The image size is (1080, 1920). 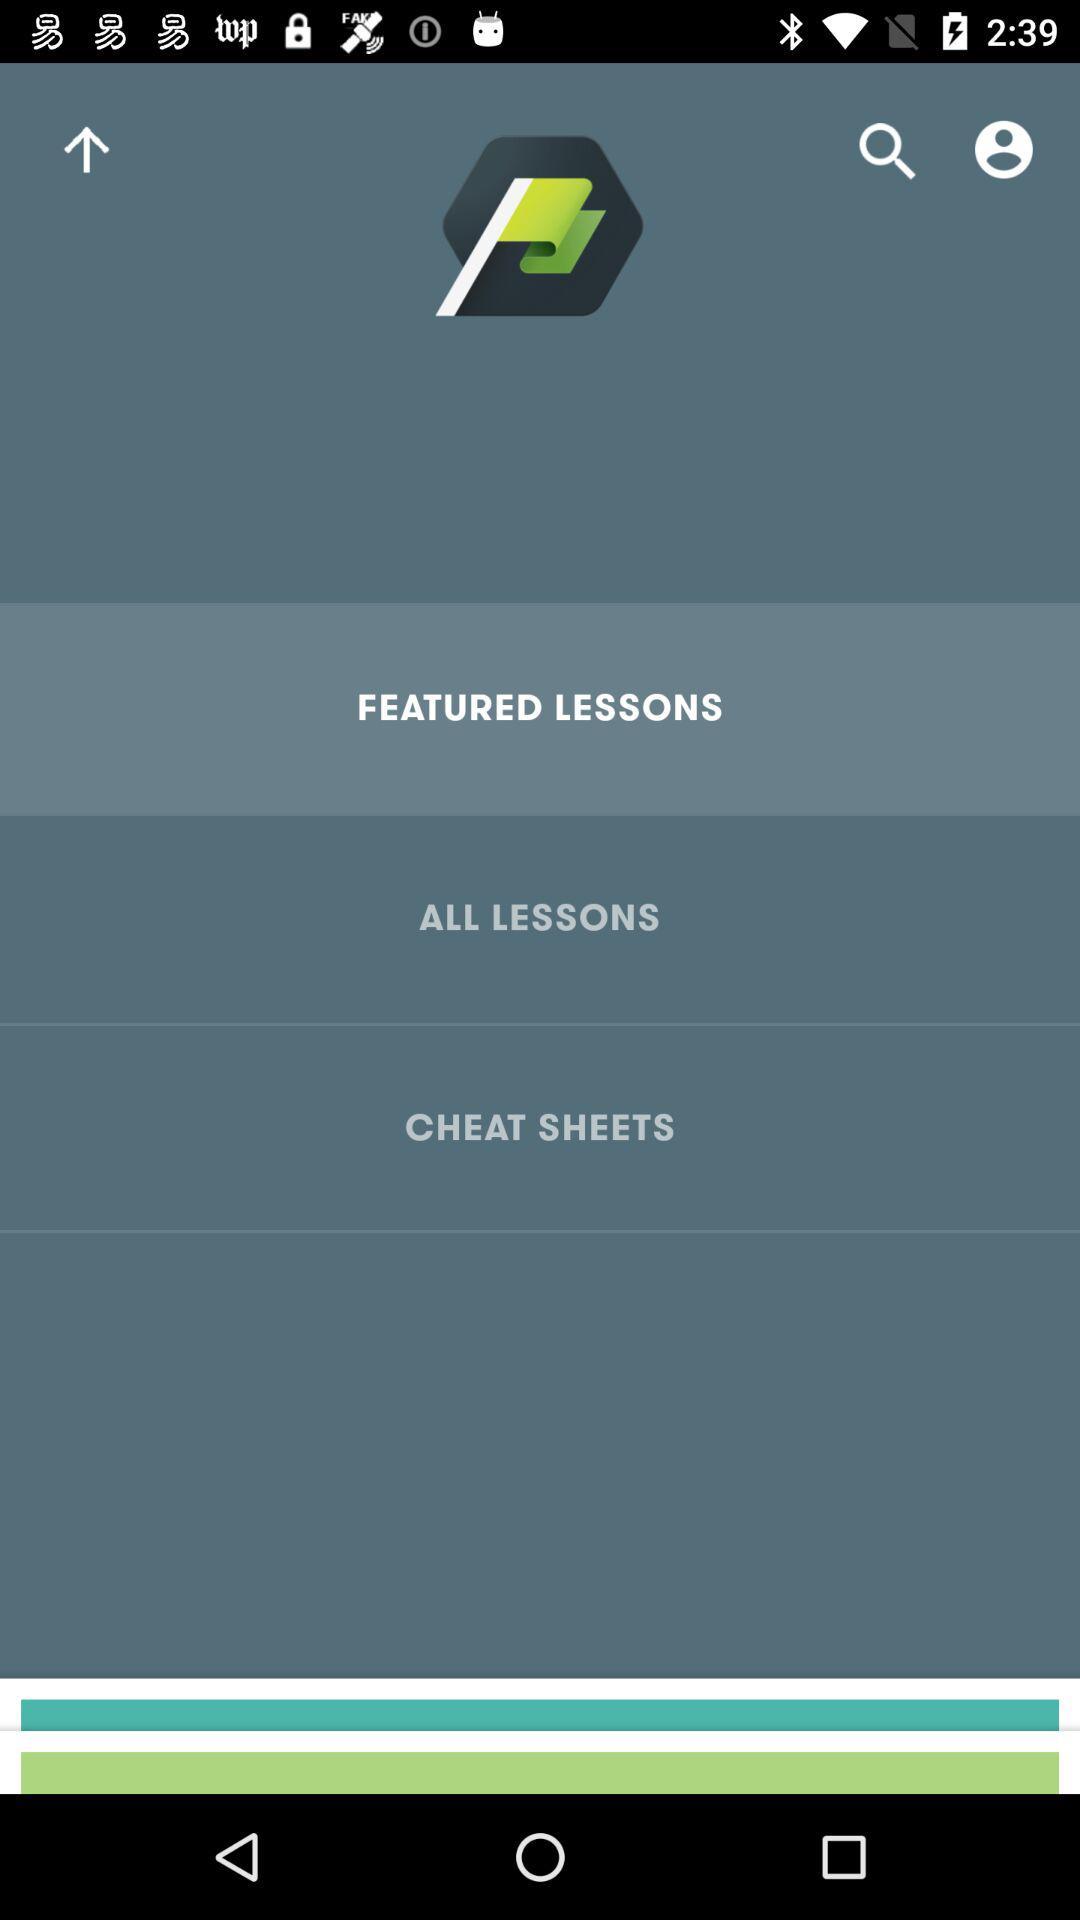 I want to click on the arrow_upward icon, so click(x=85, y=148).